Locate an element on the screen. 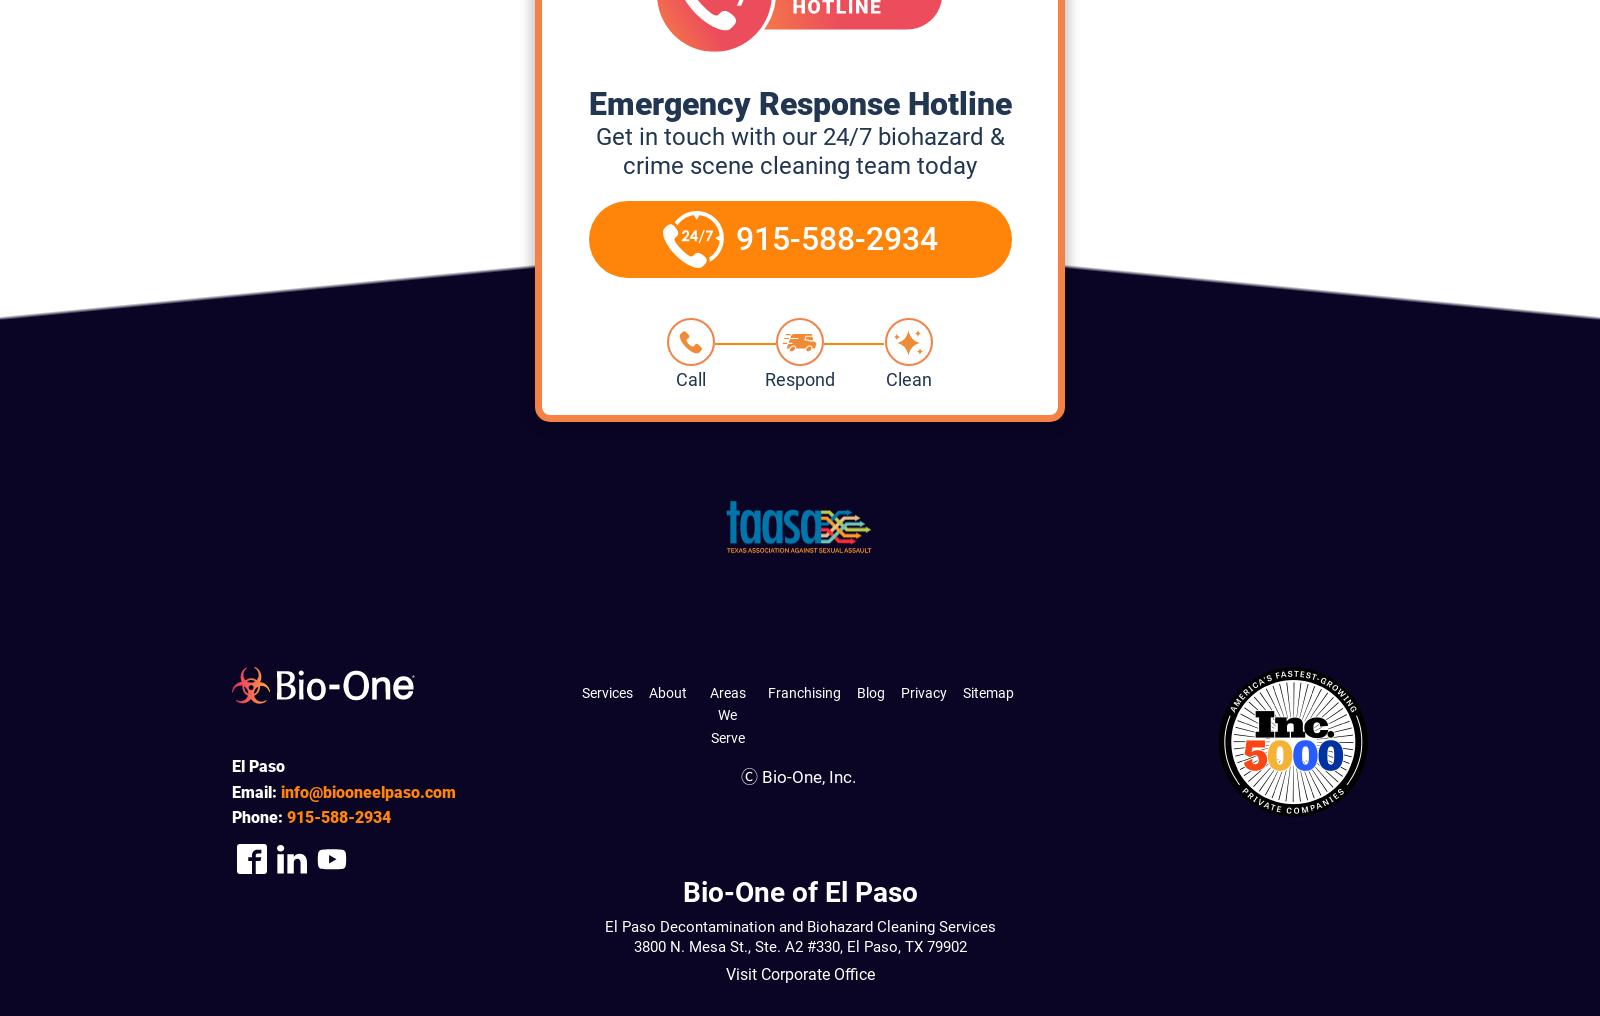  'Decontamination and Biohazard Cleaning Services' is located at coordinates (655, 924).